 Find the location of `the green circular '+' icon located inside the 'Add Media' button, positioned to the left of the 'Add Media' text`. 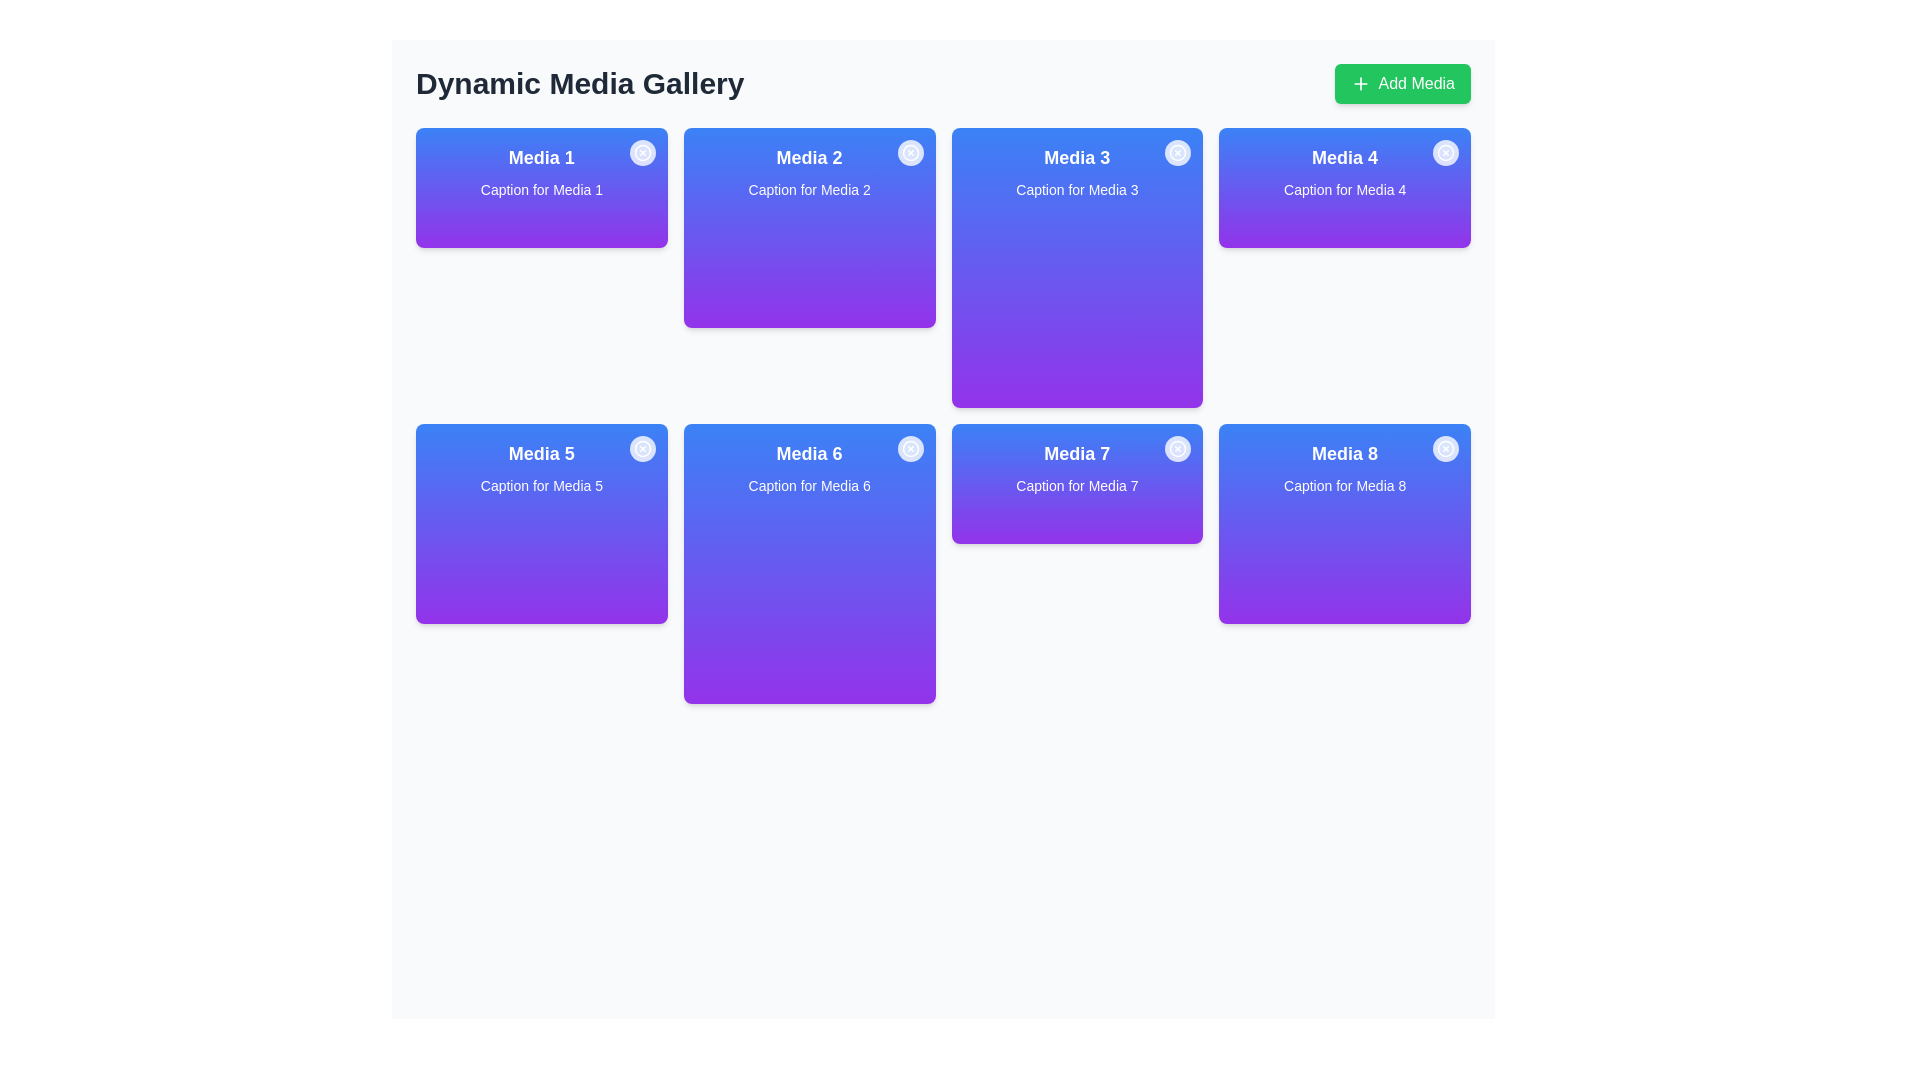

the green circular '+' icon located inside the 'Add Media' button, positioned to the left of the 'Add Media' text is located at coordinates (1360, 83).